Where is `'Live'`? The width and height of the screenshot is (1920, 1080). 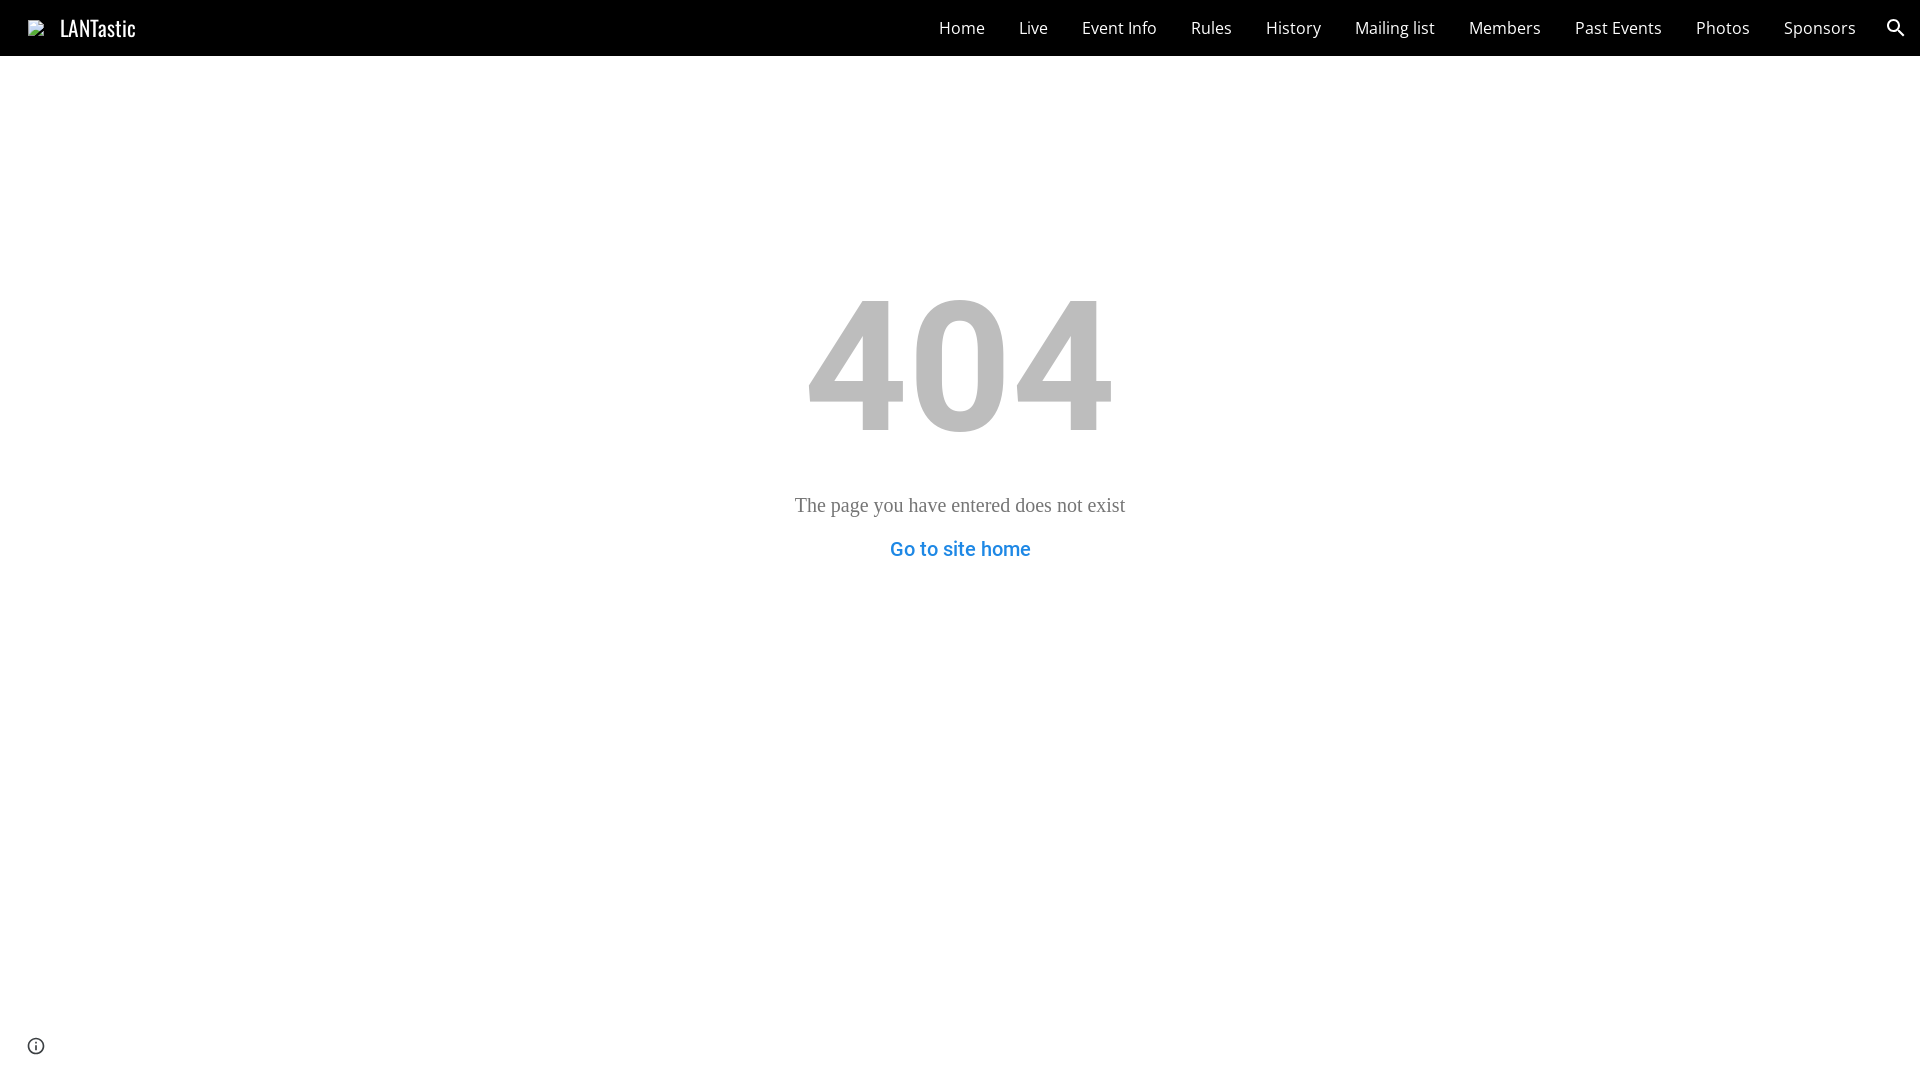 'Live' is located at coordinates (1033, 27).